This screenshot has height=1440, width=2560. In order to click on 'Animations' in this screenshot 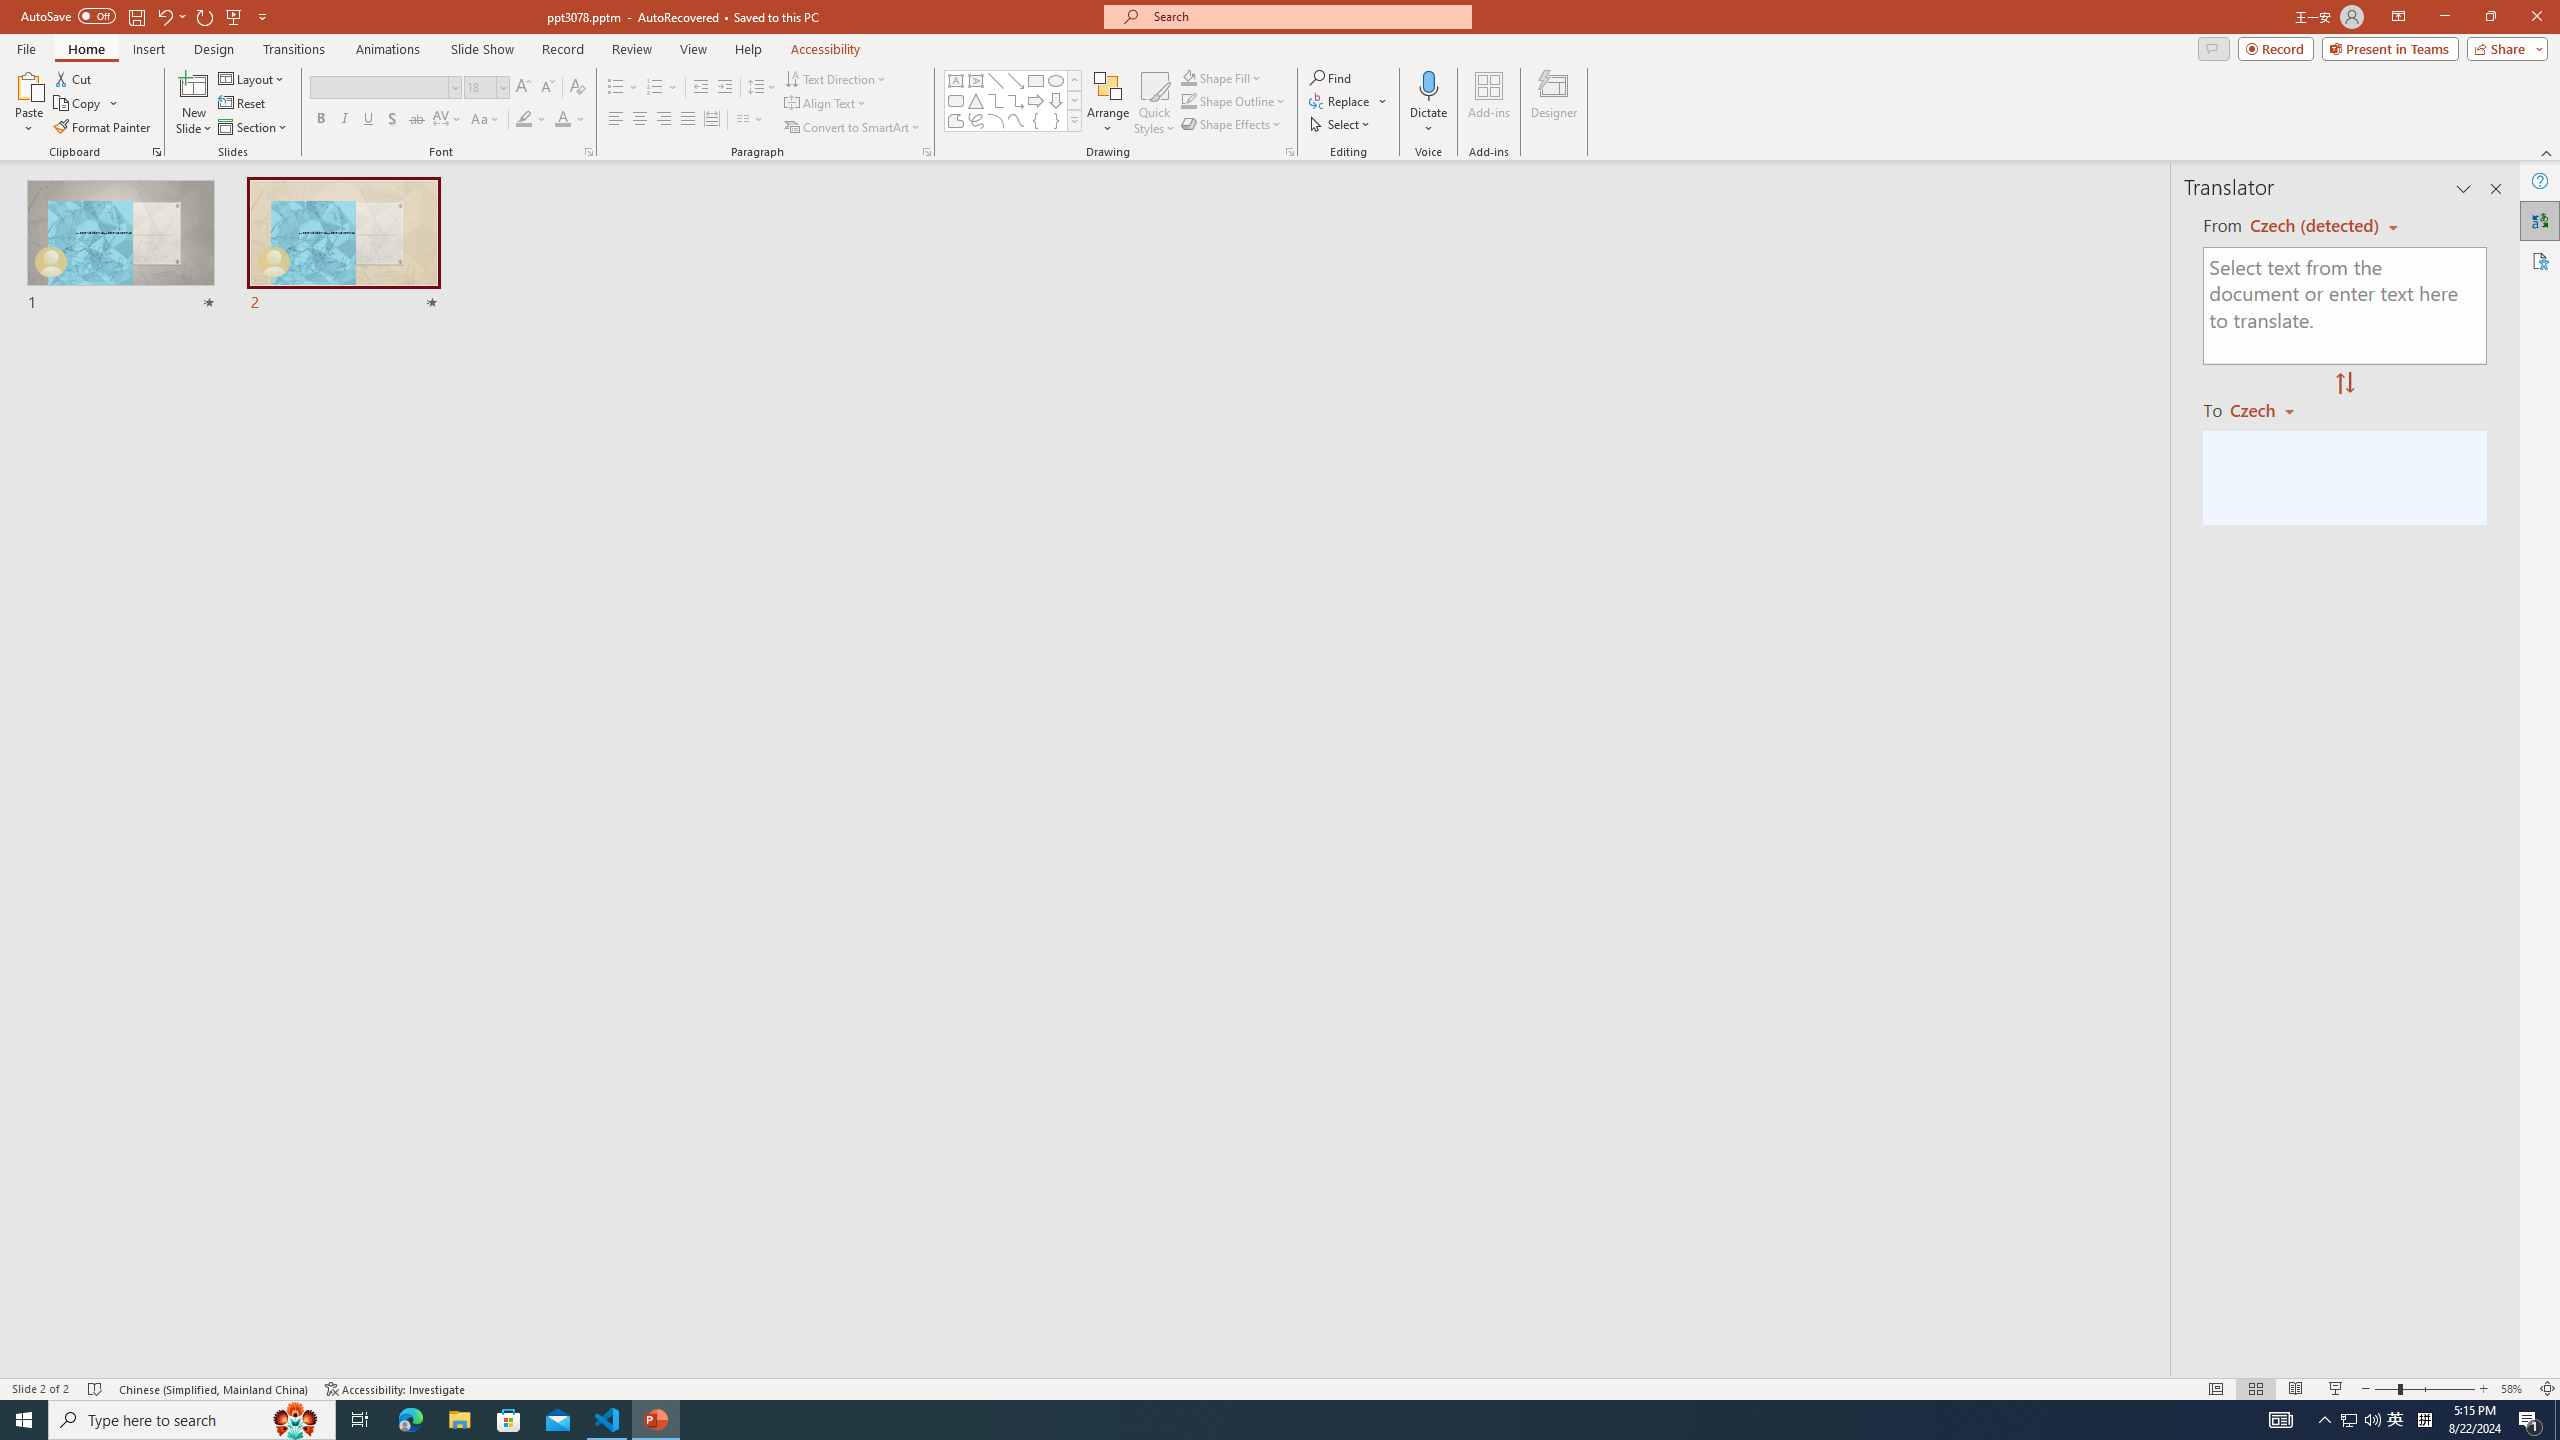, I will do `click(387, 49)`.